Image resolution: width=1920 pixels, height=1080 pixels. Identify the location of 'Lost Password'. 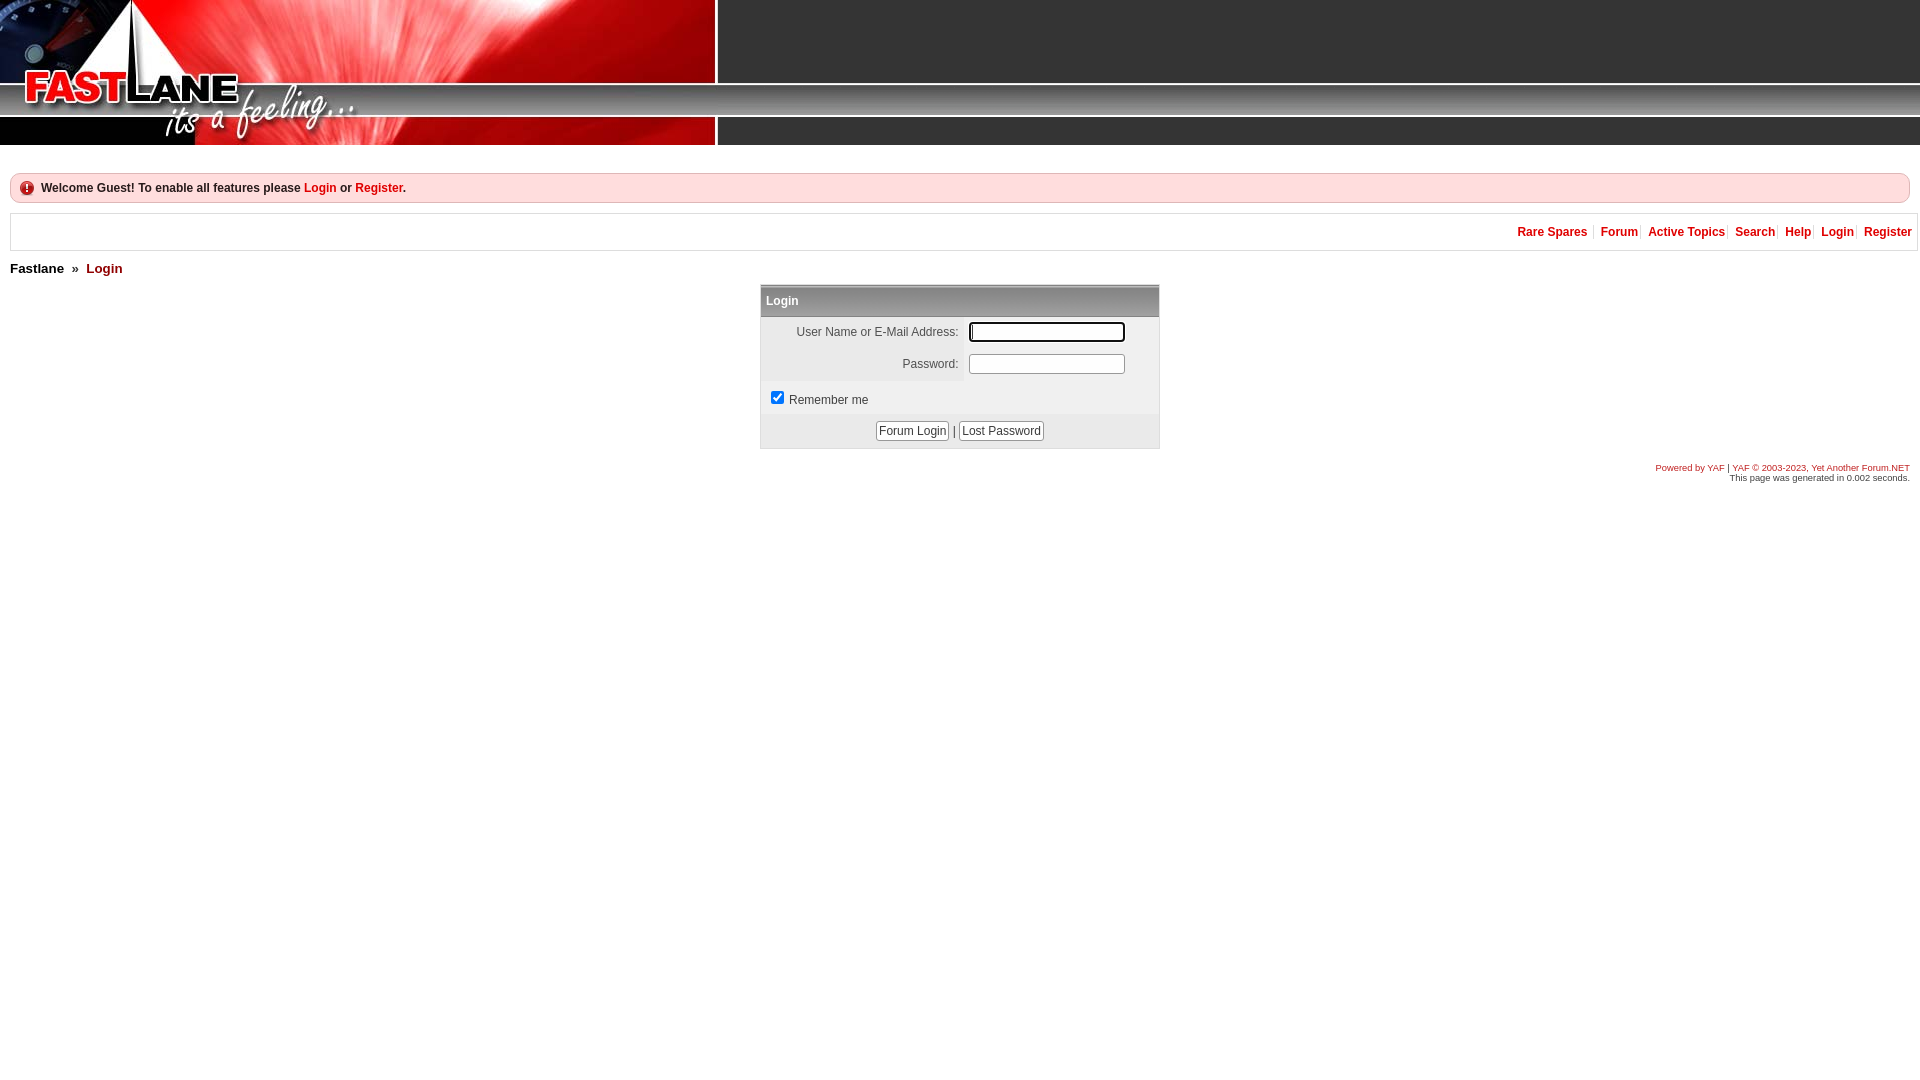
(1001, 430).